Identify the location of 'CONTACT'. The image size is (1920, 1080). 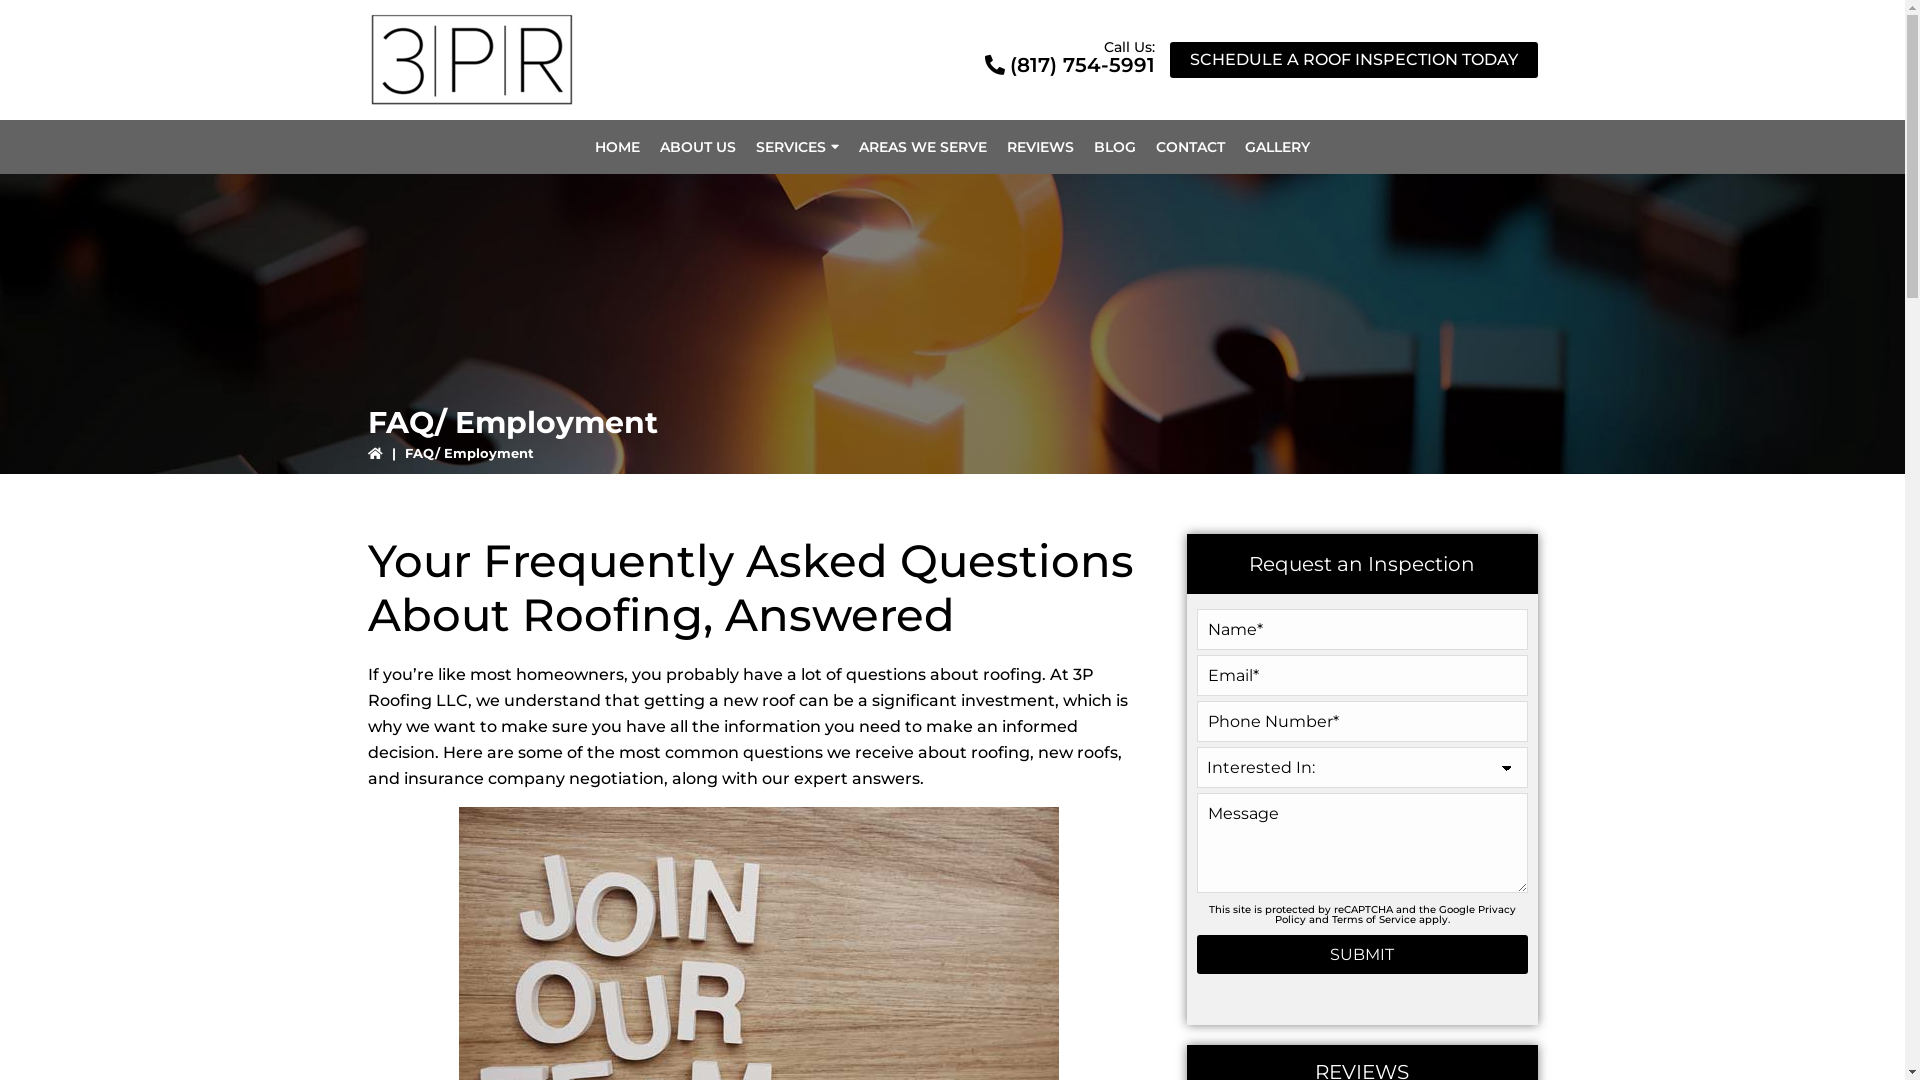
(1190, 145).